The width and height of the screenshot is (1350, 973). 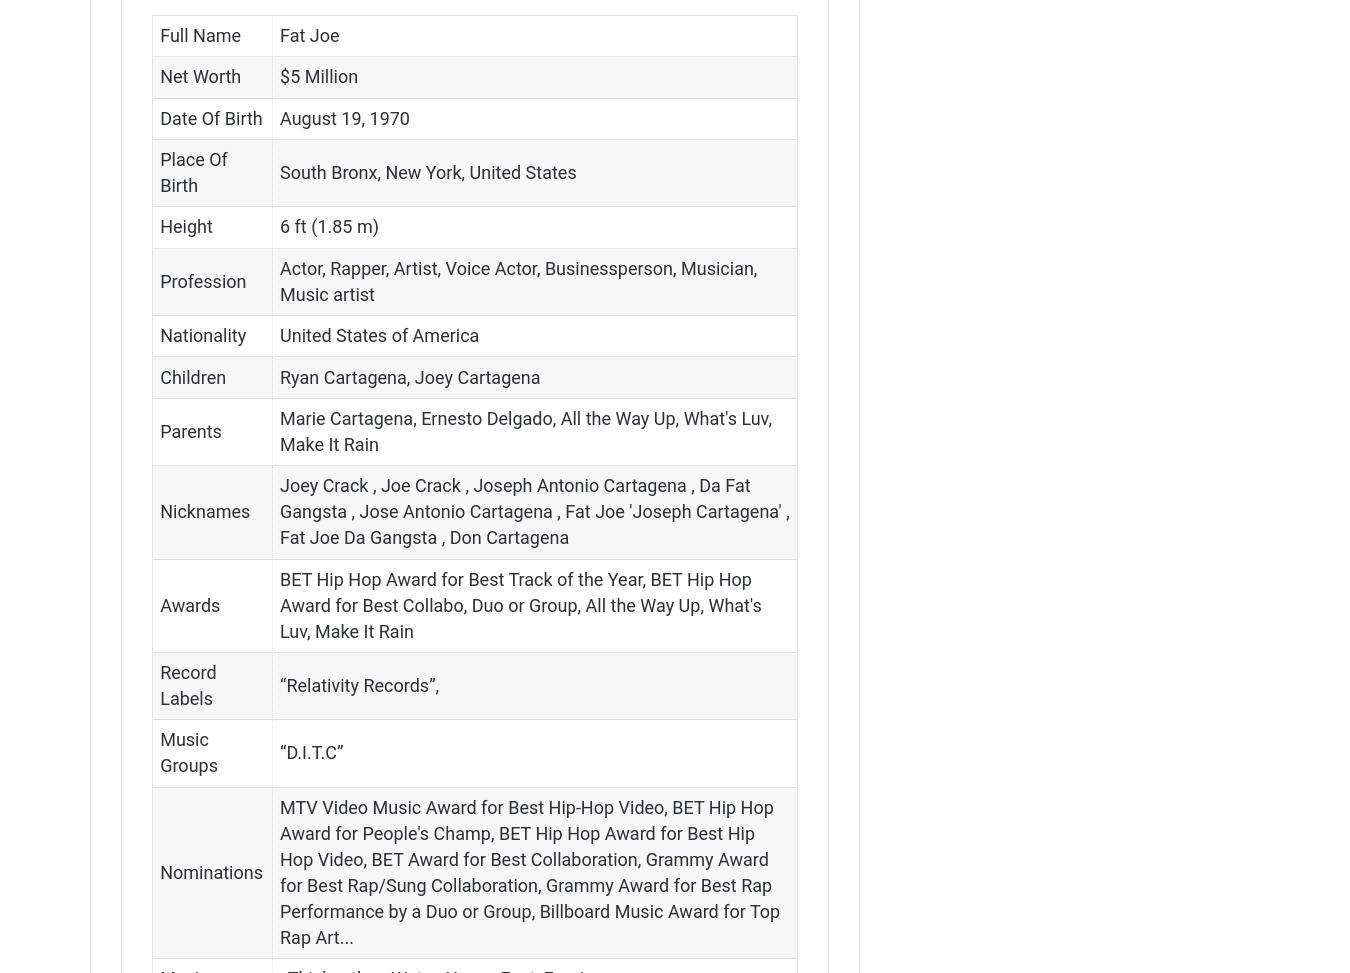 What do you see at coordinates (519, 604) in the screenshot?
I see `'BET Hip Hop Award for Best Track of the Year, BET Hip Hop Award for Best Collabo, Duo or Group, All the Way Up, What's Luv, Make It Rain'` at bounding box center [519, 604].